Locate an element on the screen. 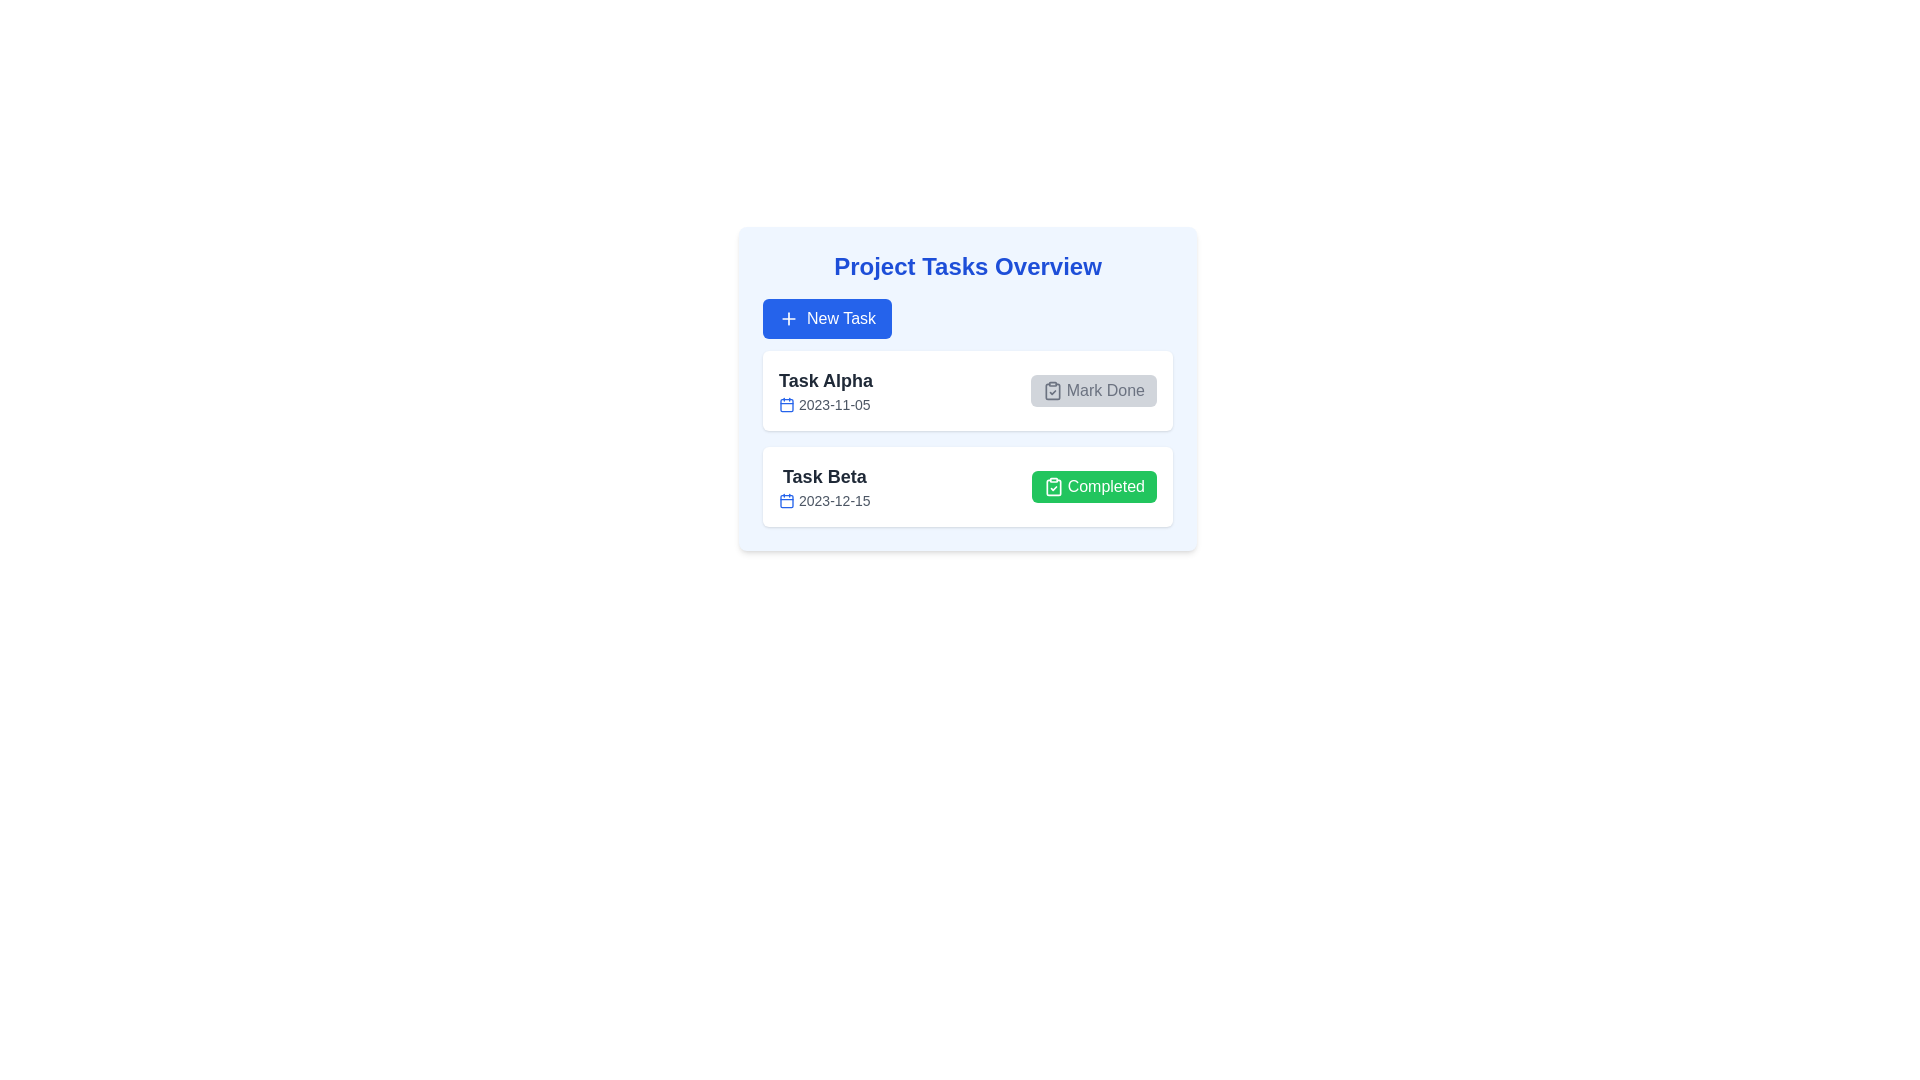 The height and width of the screenshot is (1080, 1920). the static text label that identifies the task, positioned above the date label '2023-12-15' and beside the green button labeled 'Completed' is located at coordinates (824, 477).